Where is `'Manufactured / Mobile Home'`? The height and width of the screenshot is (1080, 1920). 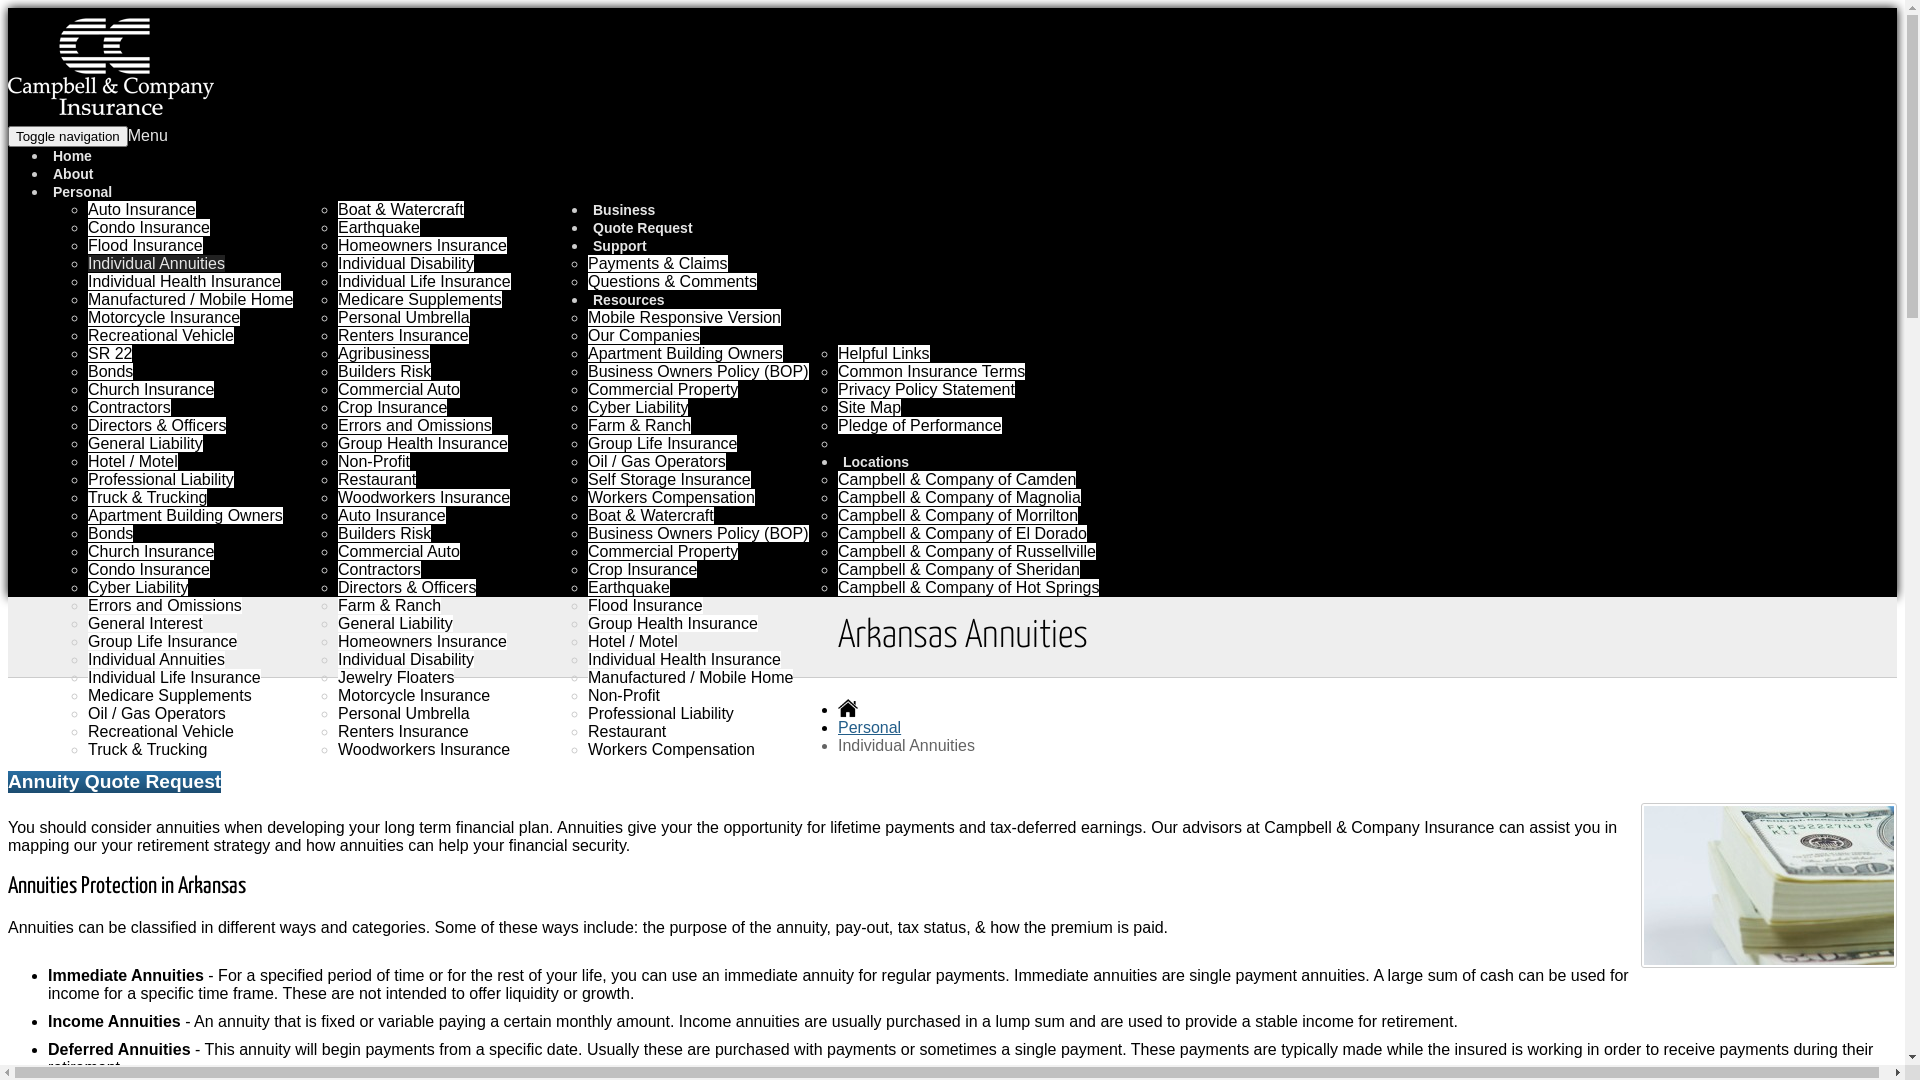
'Manufactured / Mobile Home' is located at coordinates (86, 299).